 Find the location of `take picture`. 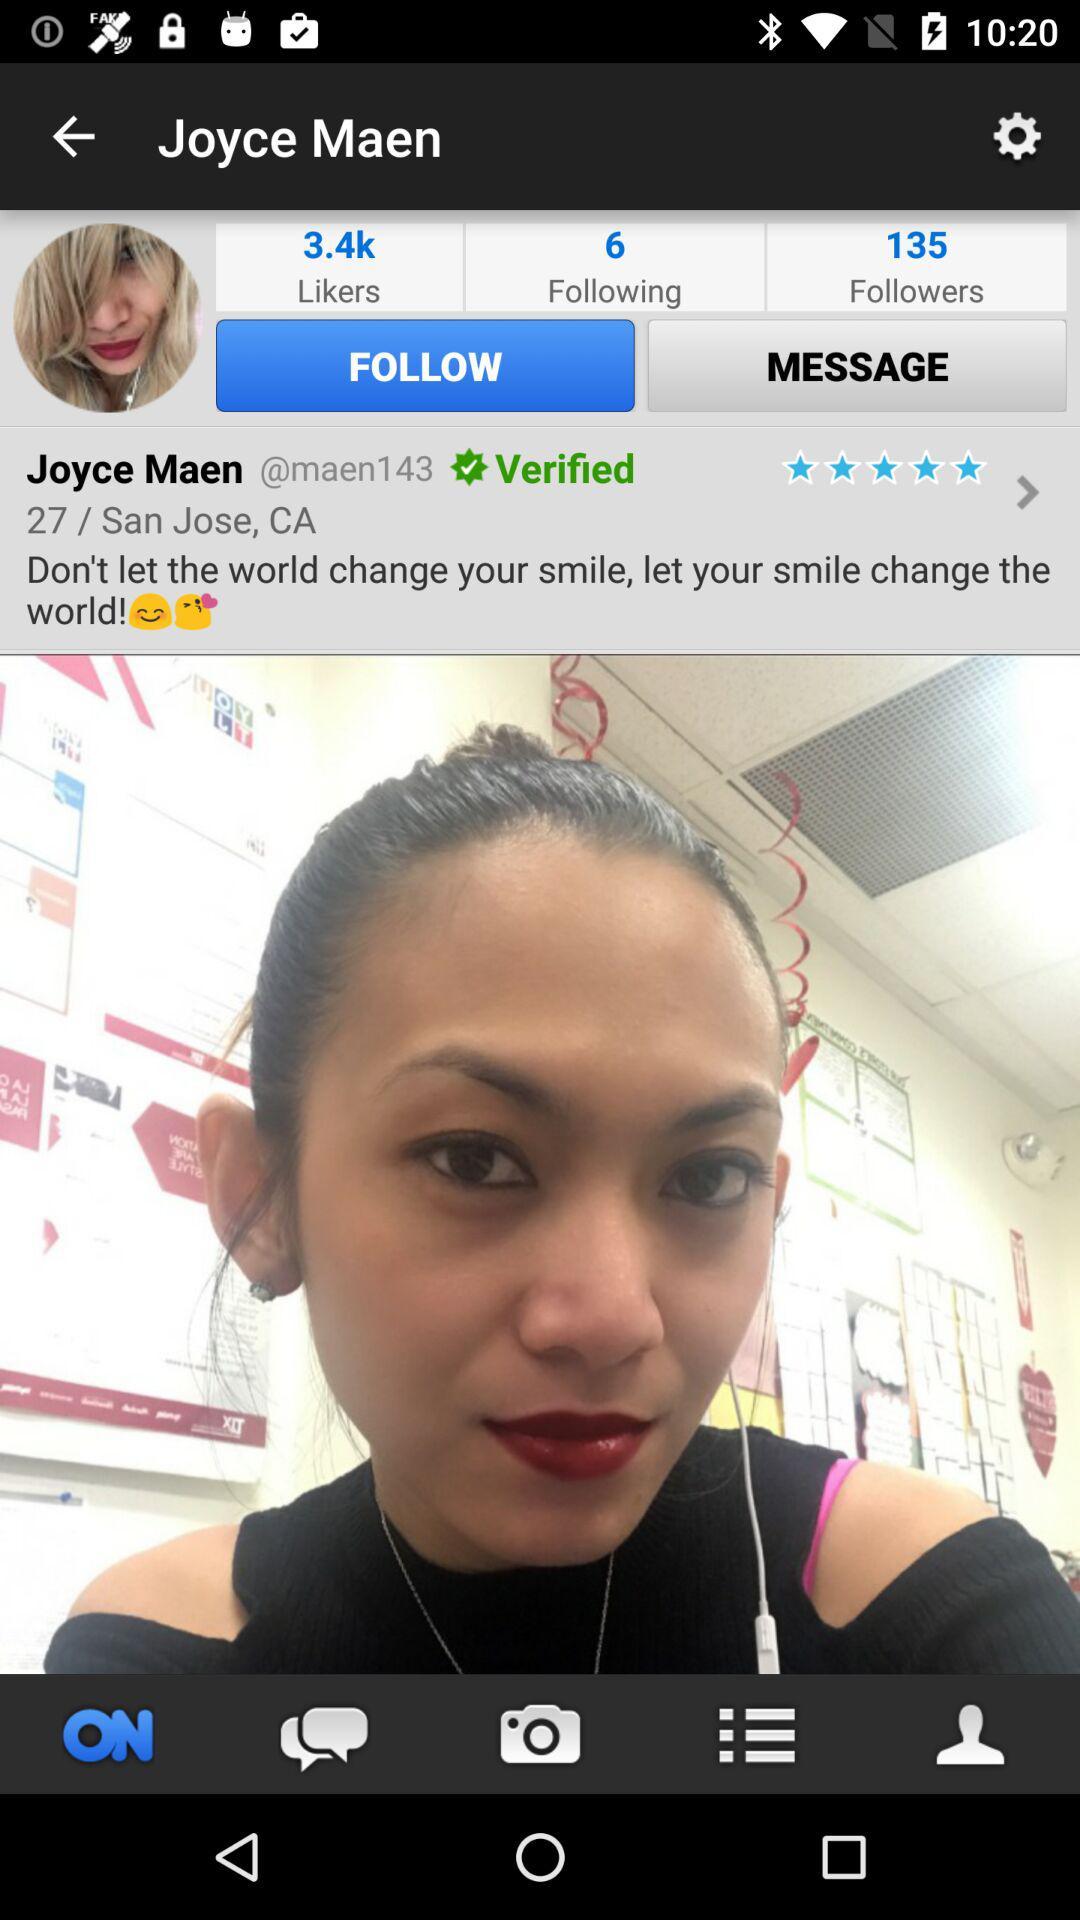

take picture is located at coordinates (540, 1733).